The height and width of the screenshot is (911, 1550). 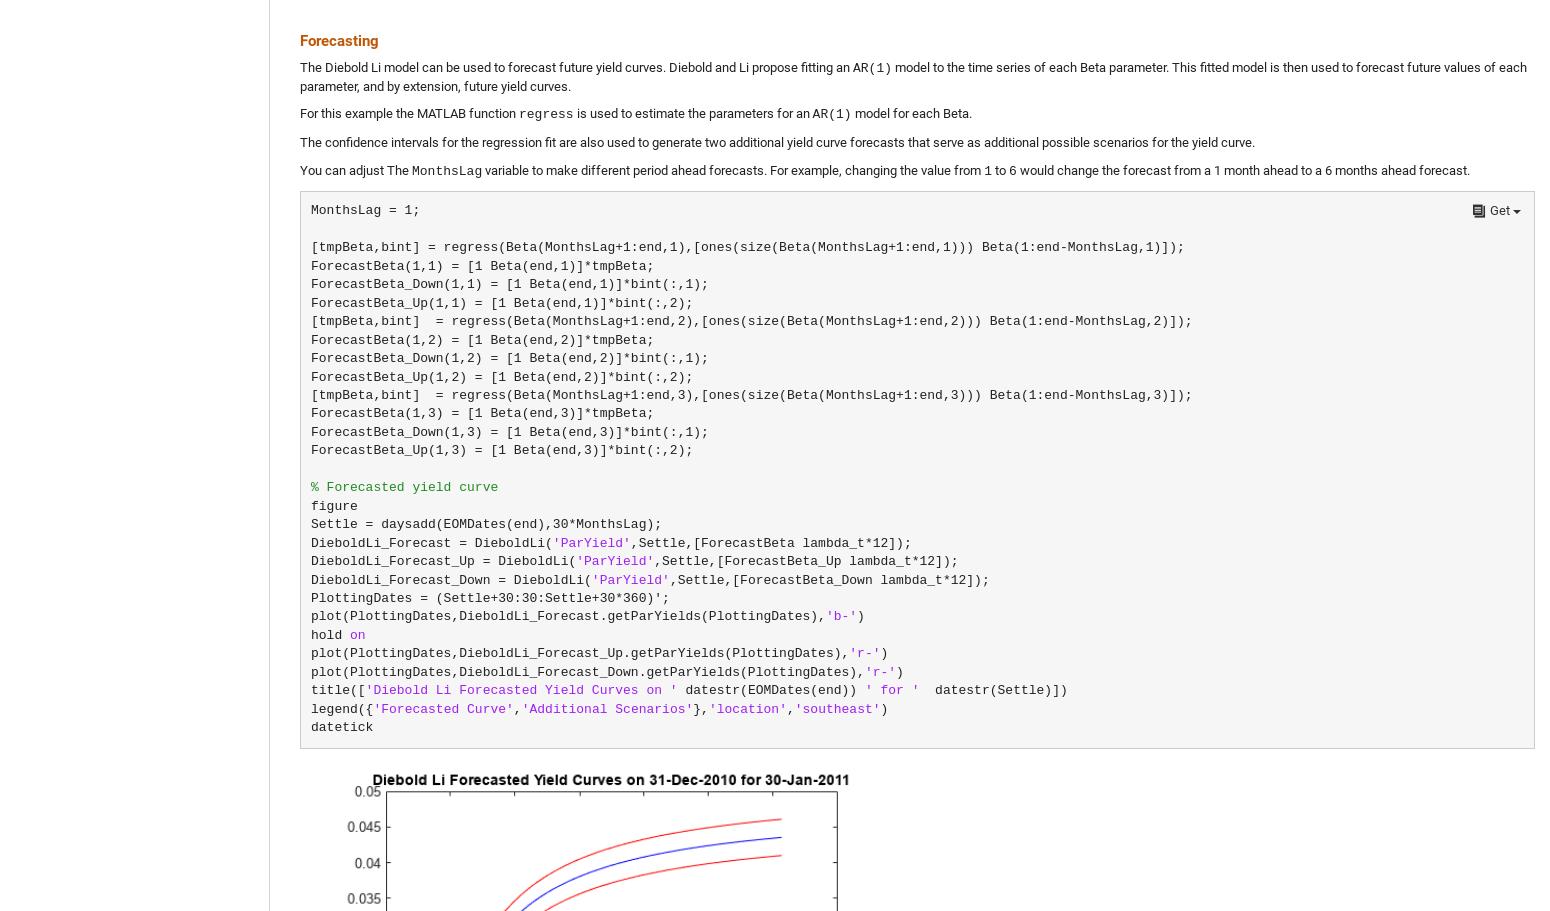 I want to click on 'Forecasting', so click(x=338, y=38).